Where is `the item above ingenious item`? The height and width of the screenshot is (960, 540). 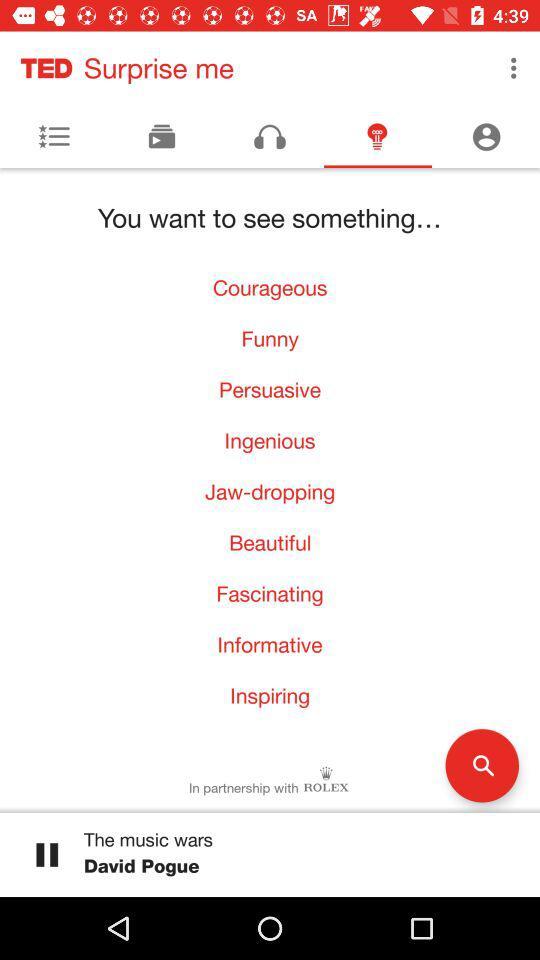
the item above ingenious item is located at coordinates (270, 388).